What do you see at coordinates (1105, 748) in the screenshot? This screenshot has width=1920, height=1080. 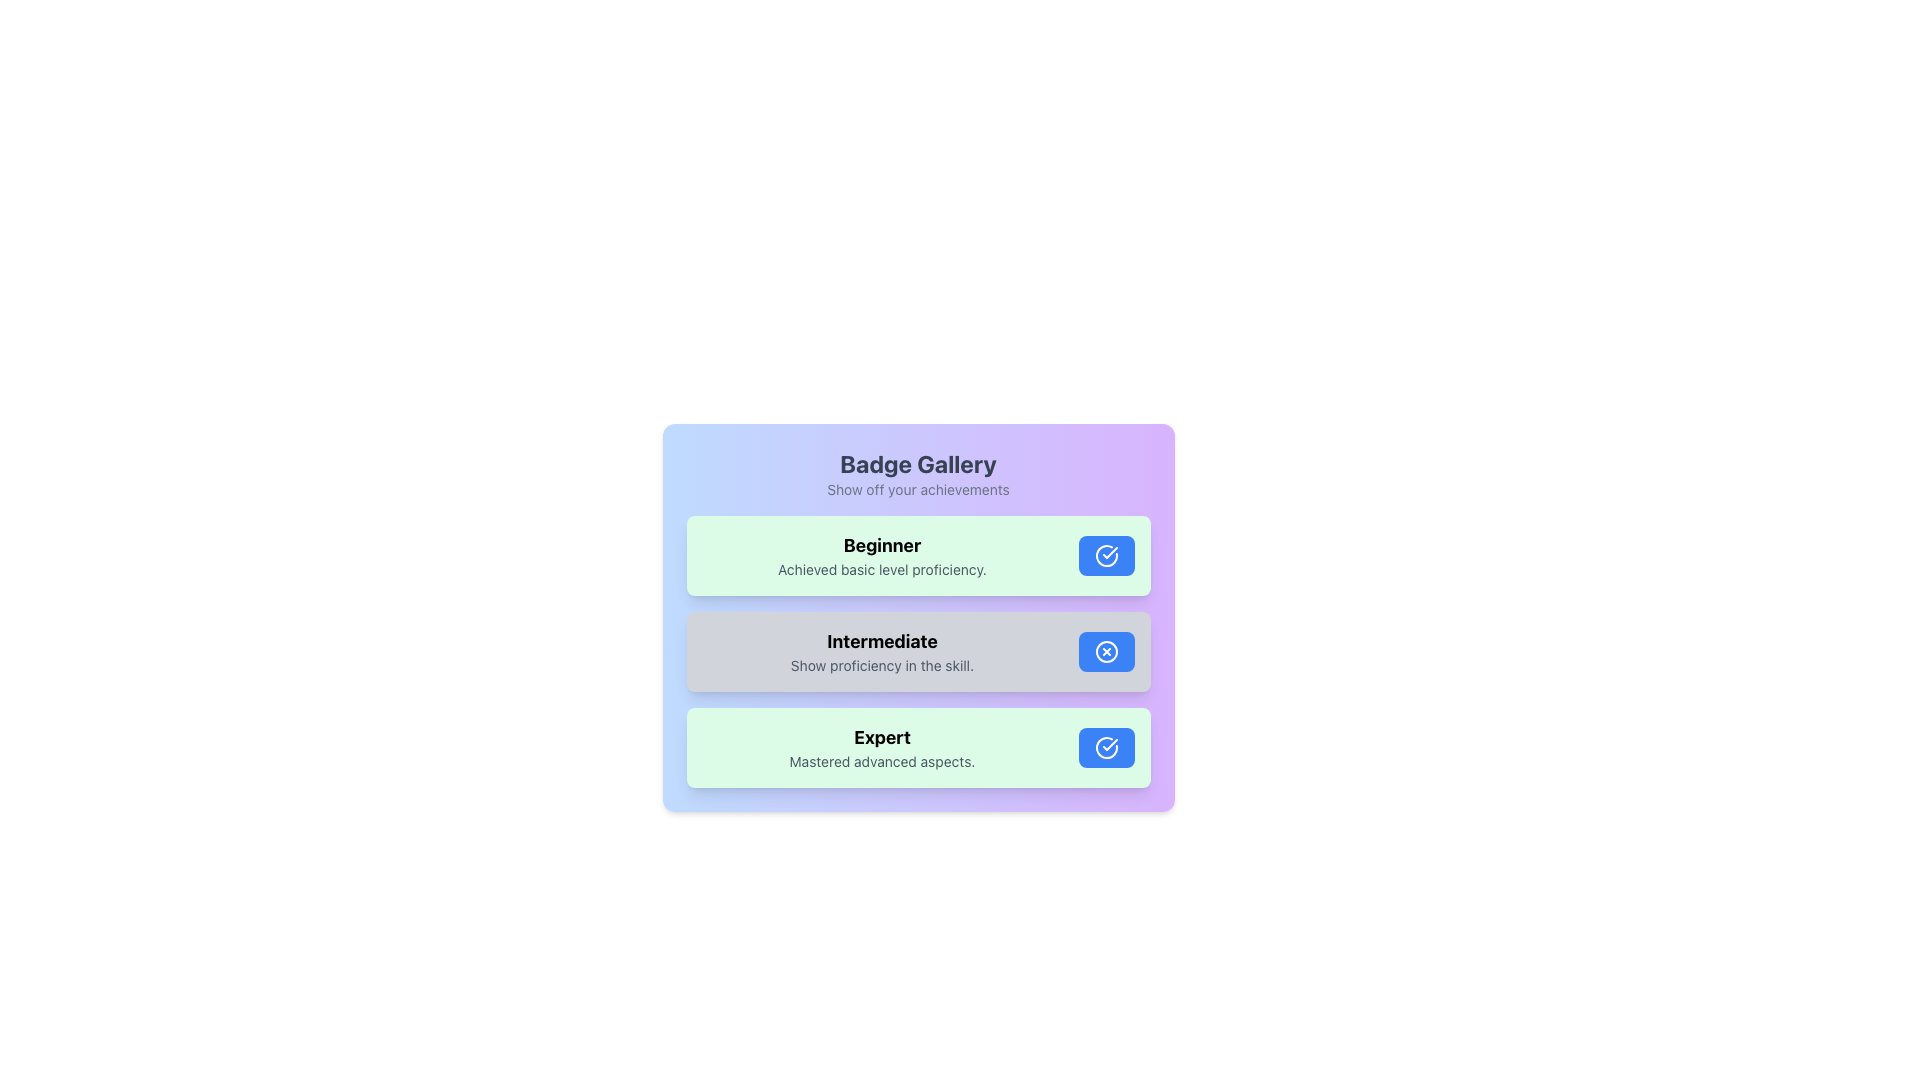 I see `the circular verification icon with a blue background and checkmark inside it, located in the bottom section of the 'Expert' entry button in a three-item list` at bounding box center [1105, 748].